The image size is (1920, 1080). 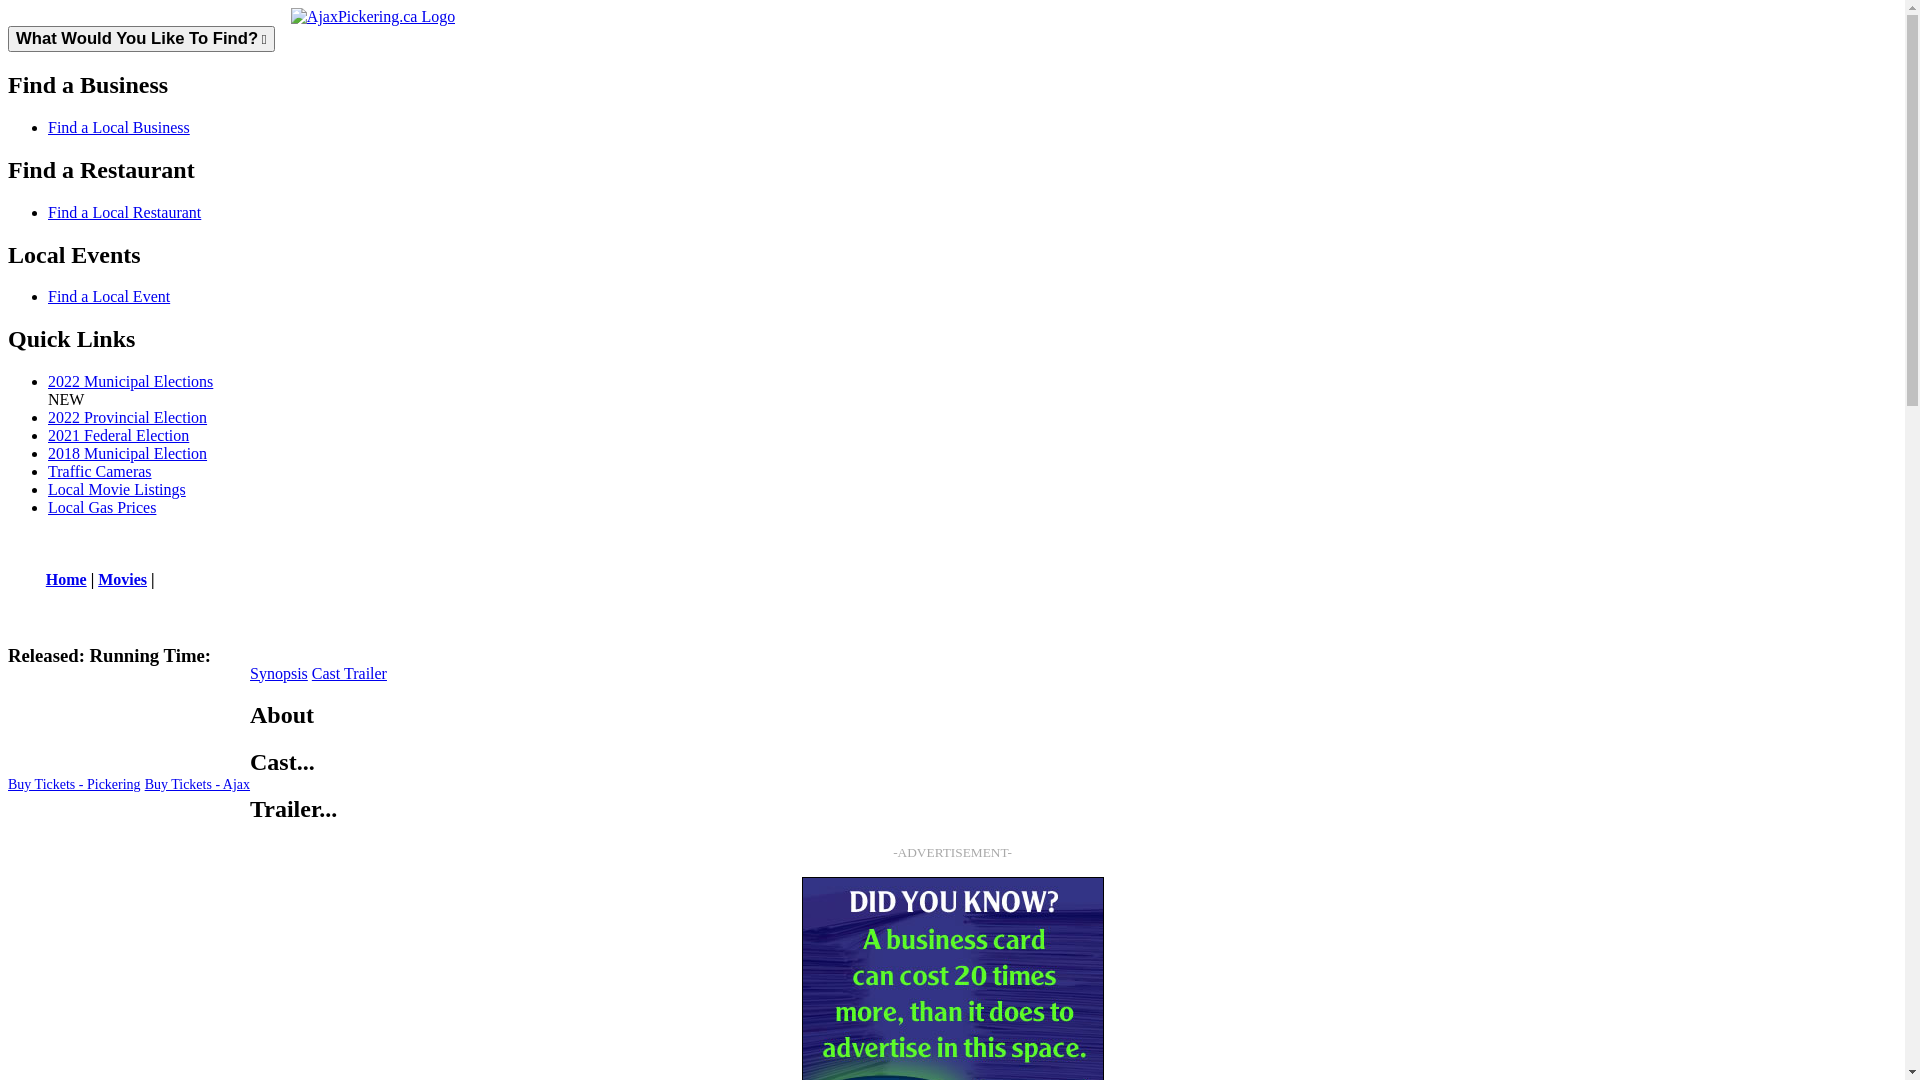 What do you see at coordinates (197, 784) in the screenshot?
I see `'Buy Tickets - Ajax'` at bounding box center [197, 784].